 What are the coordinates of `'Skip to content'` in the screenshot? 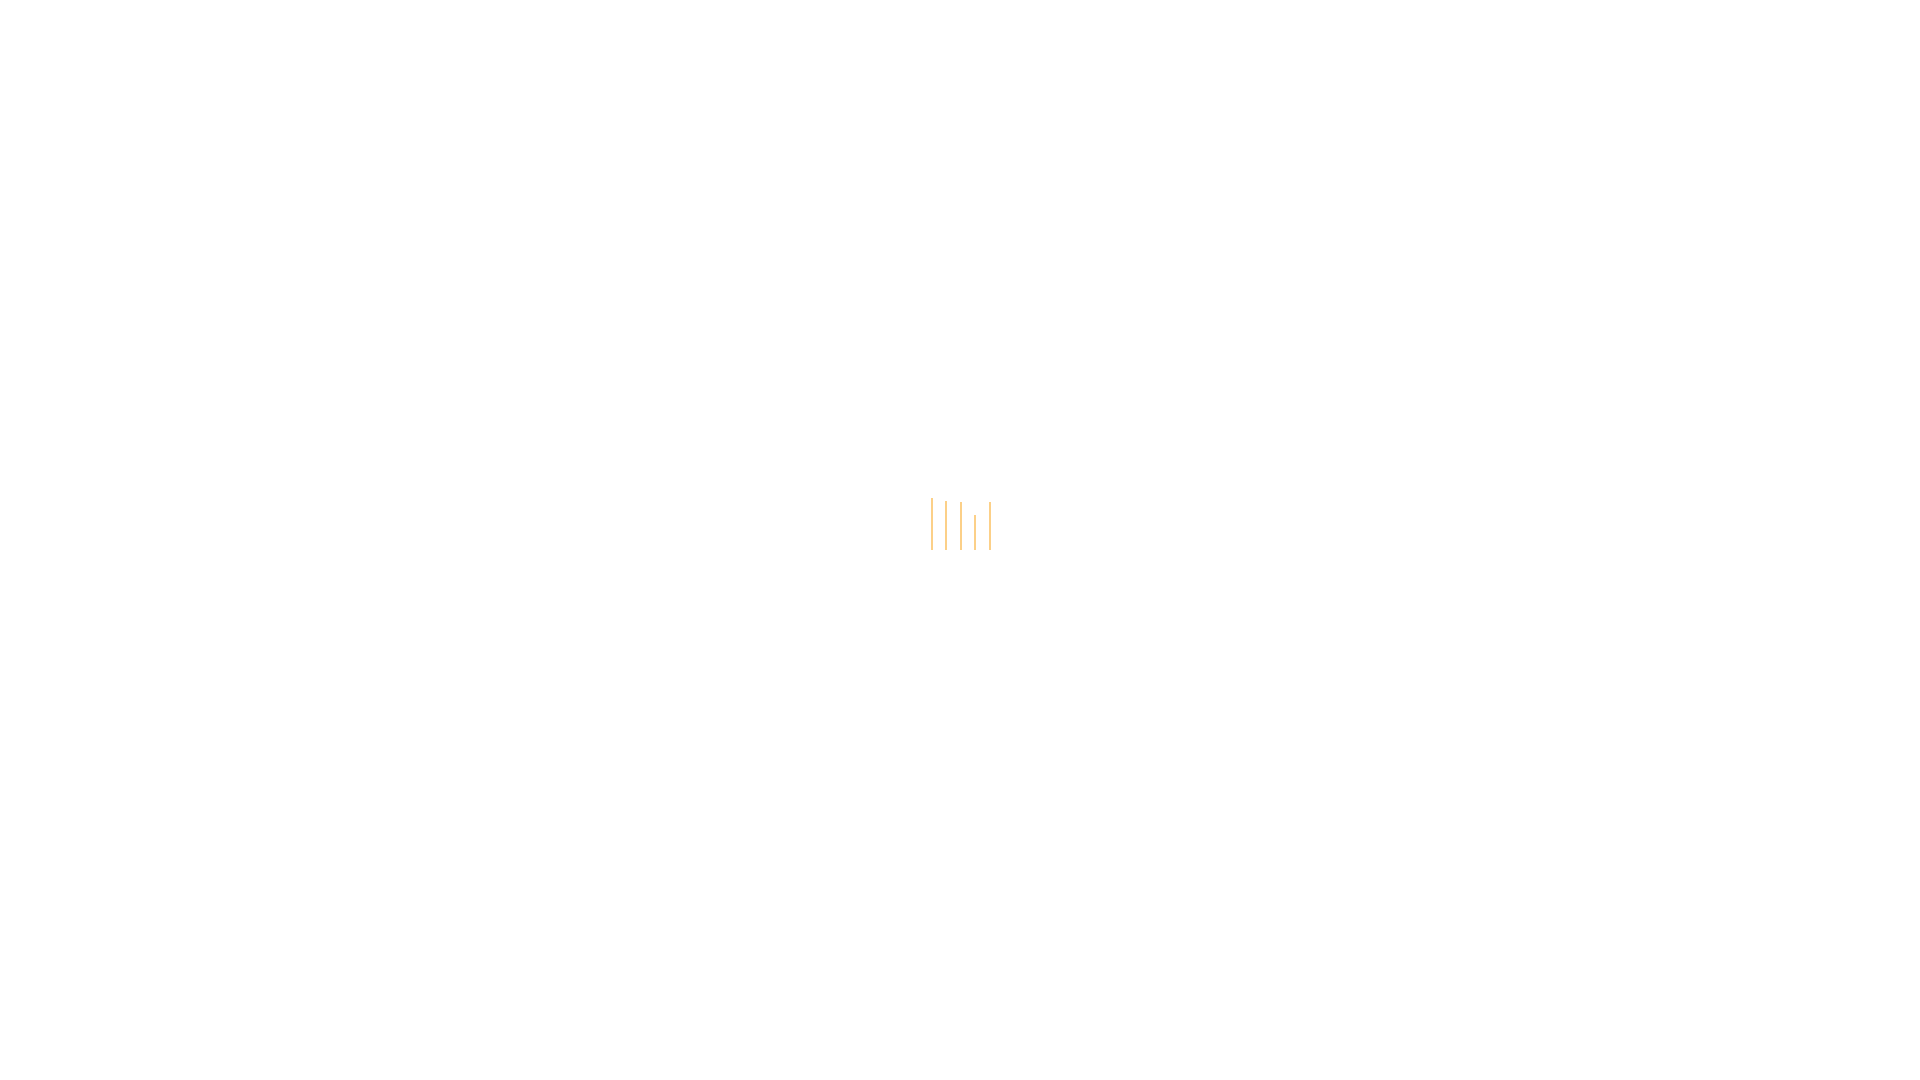 It's located at (0, 0).